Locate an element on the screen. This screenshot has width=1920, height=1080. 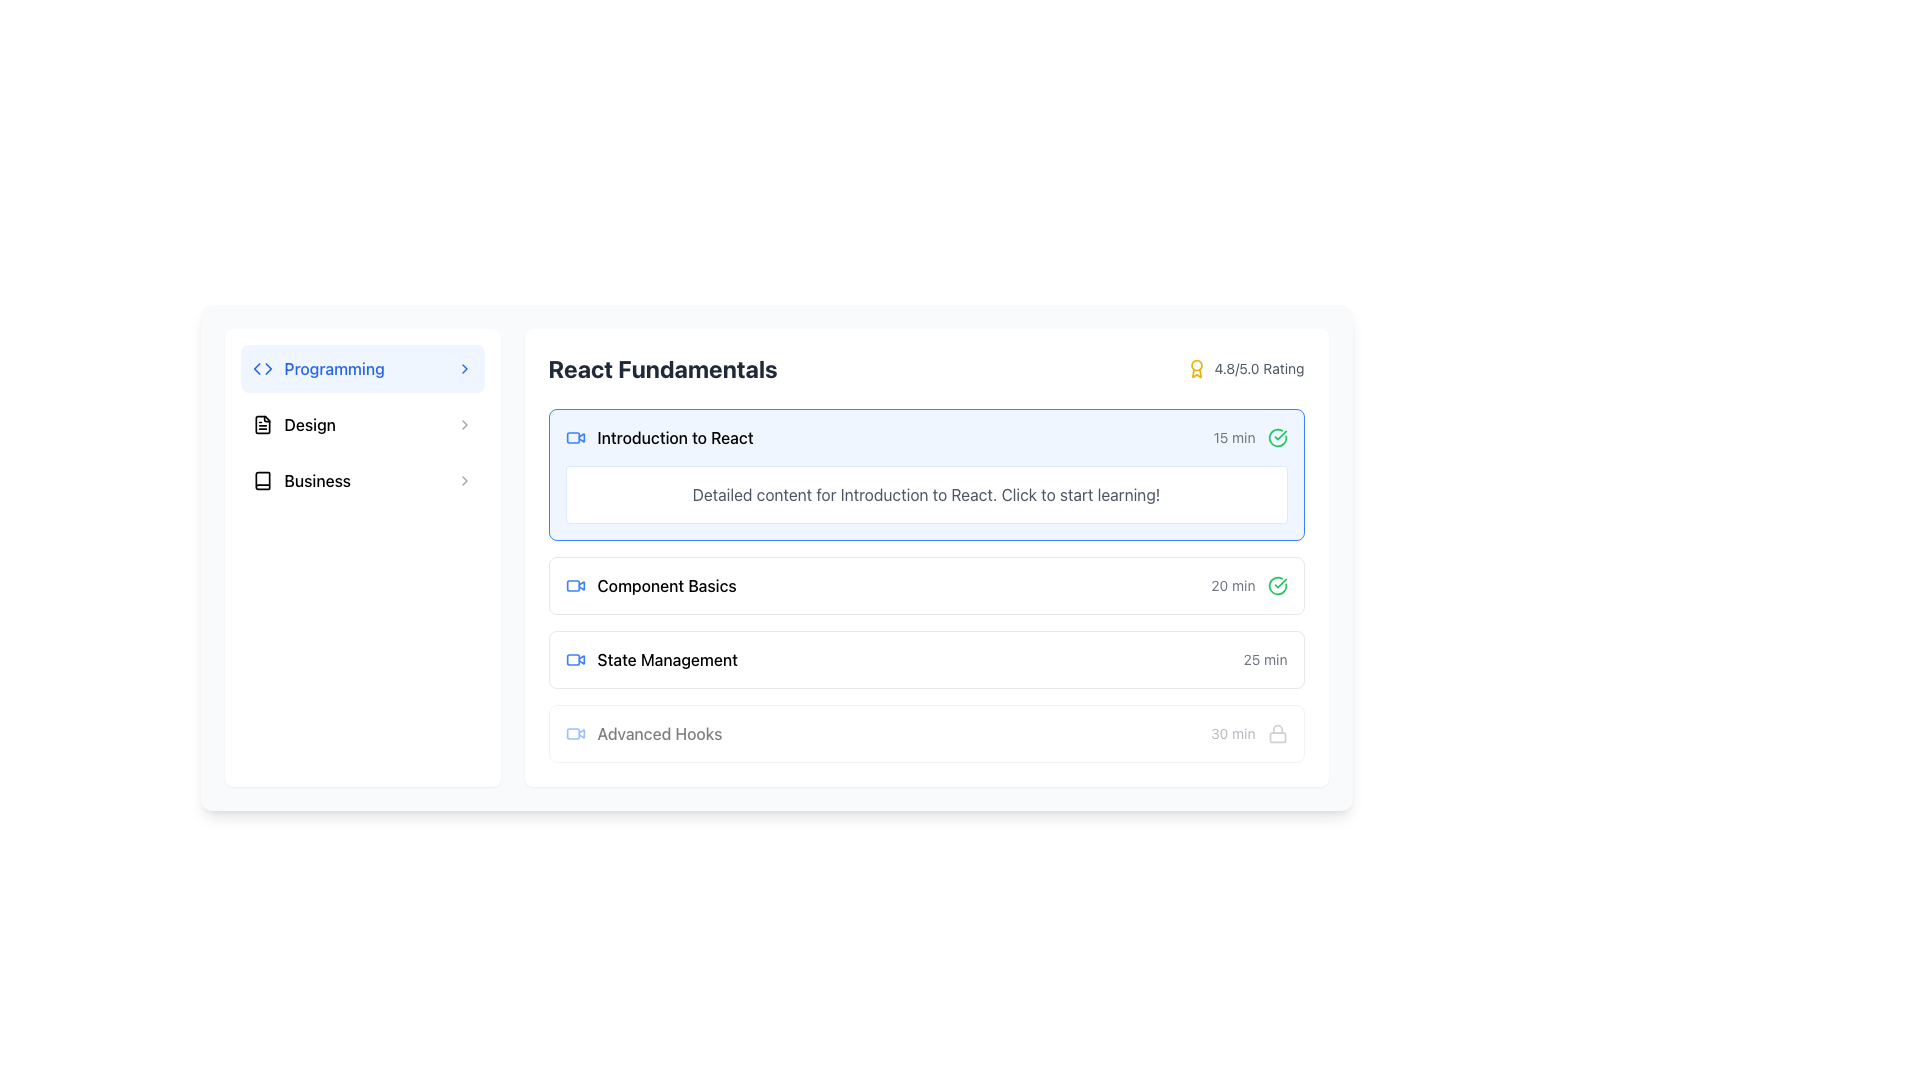
the 'State Management' lesson item button is located at coordinates (925, 659).